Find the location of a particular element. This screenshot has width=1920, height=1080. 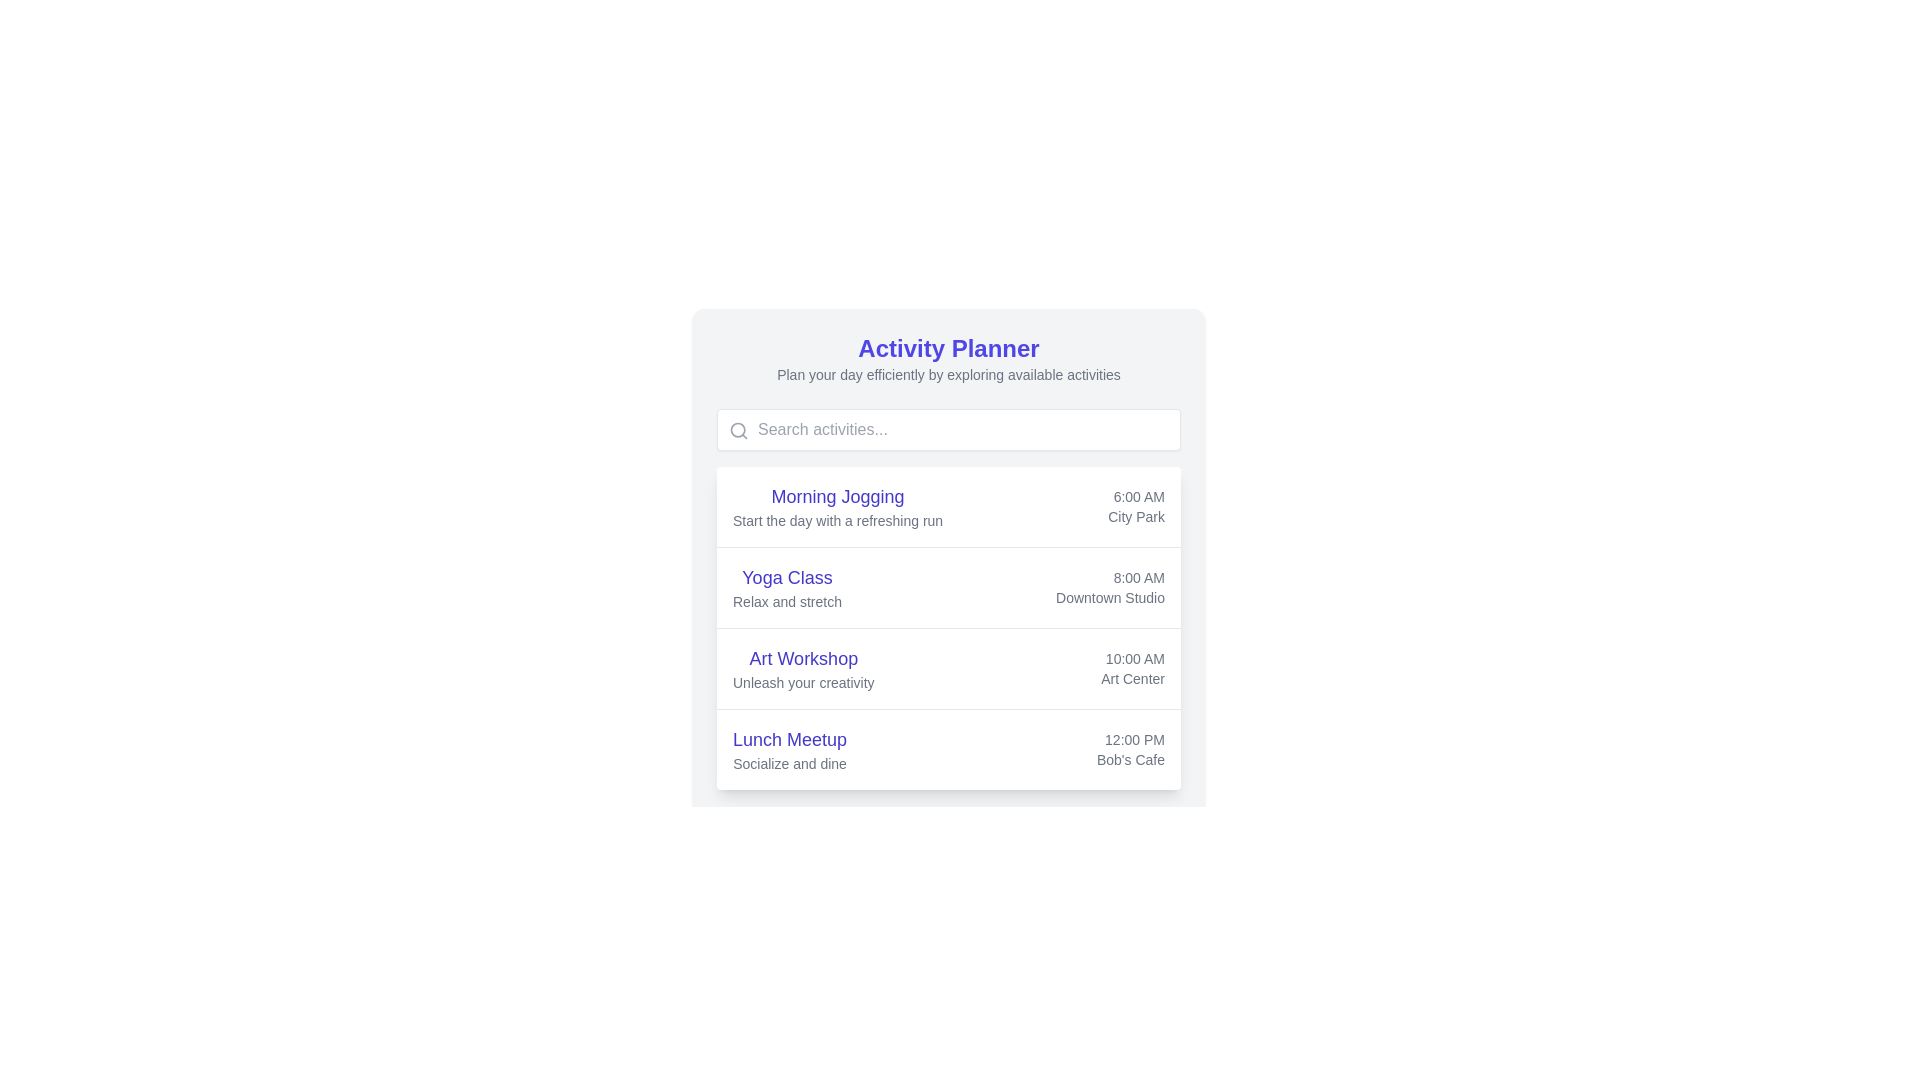

activity details from the text display element titled 'Morning Jogging' with the subtitle 'Start the day with a refreshing run' is located at coordinates (838, 505).